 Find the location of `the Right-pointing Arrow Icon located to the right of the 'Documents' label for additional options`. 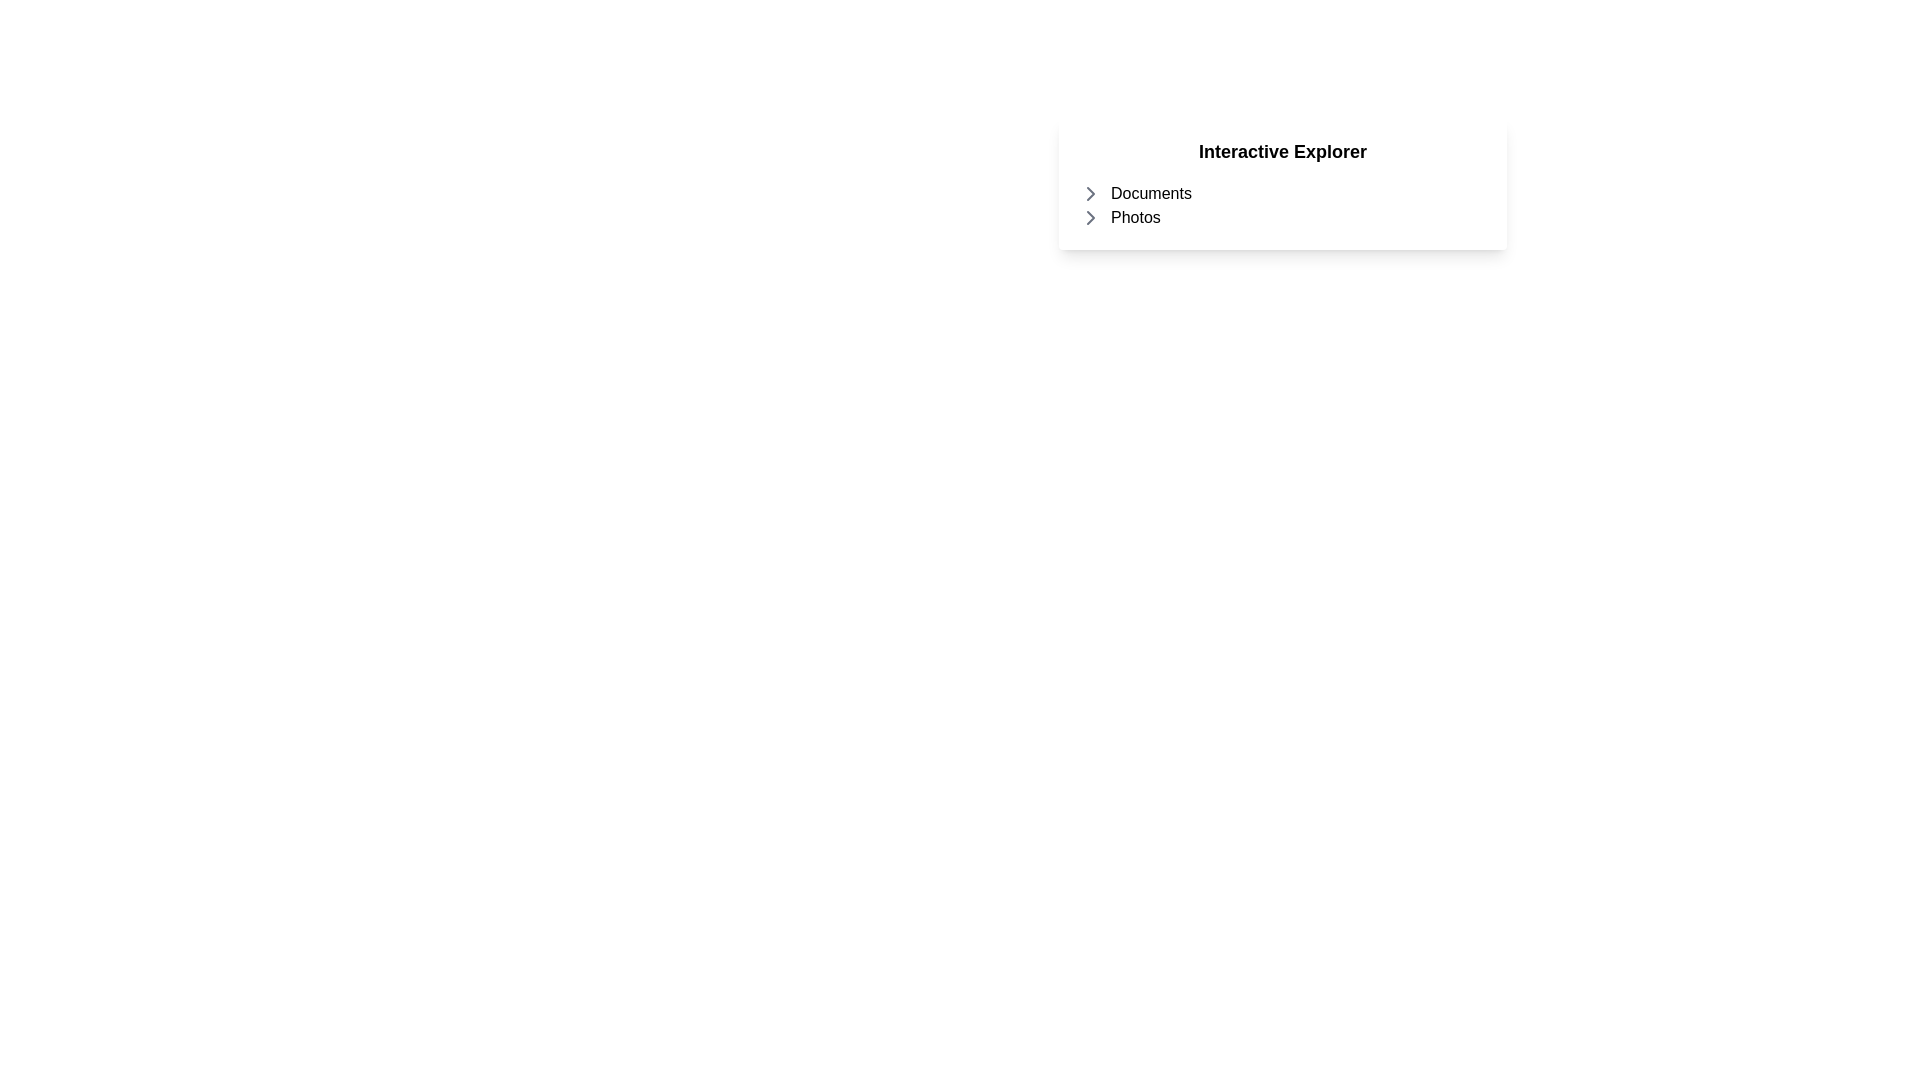

the Right-pointing Arrow Icon located to the right of the 'Documents' label for additional options is located at coordinates (1089, 193).